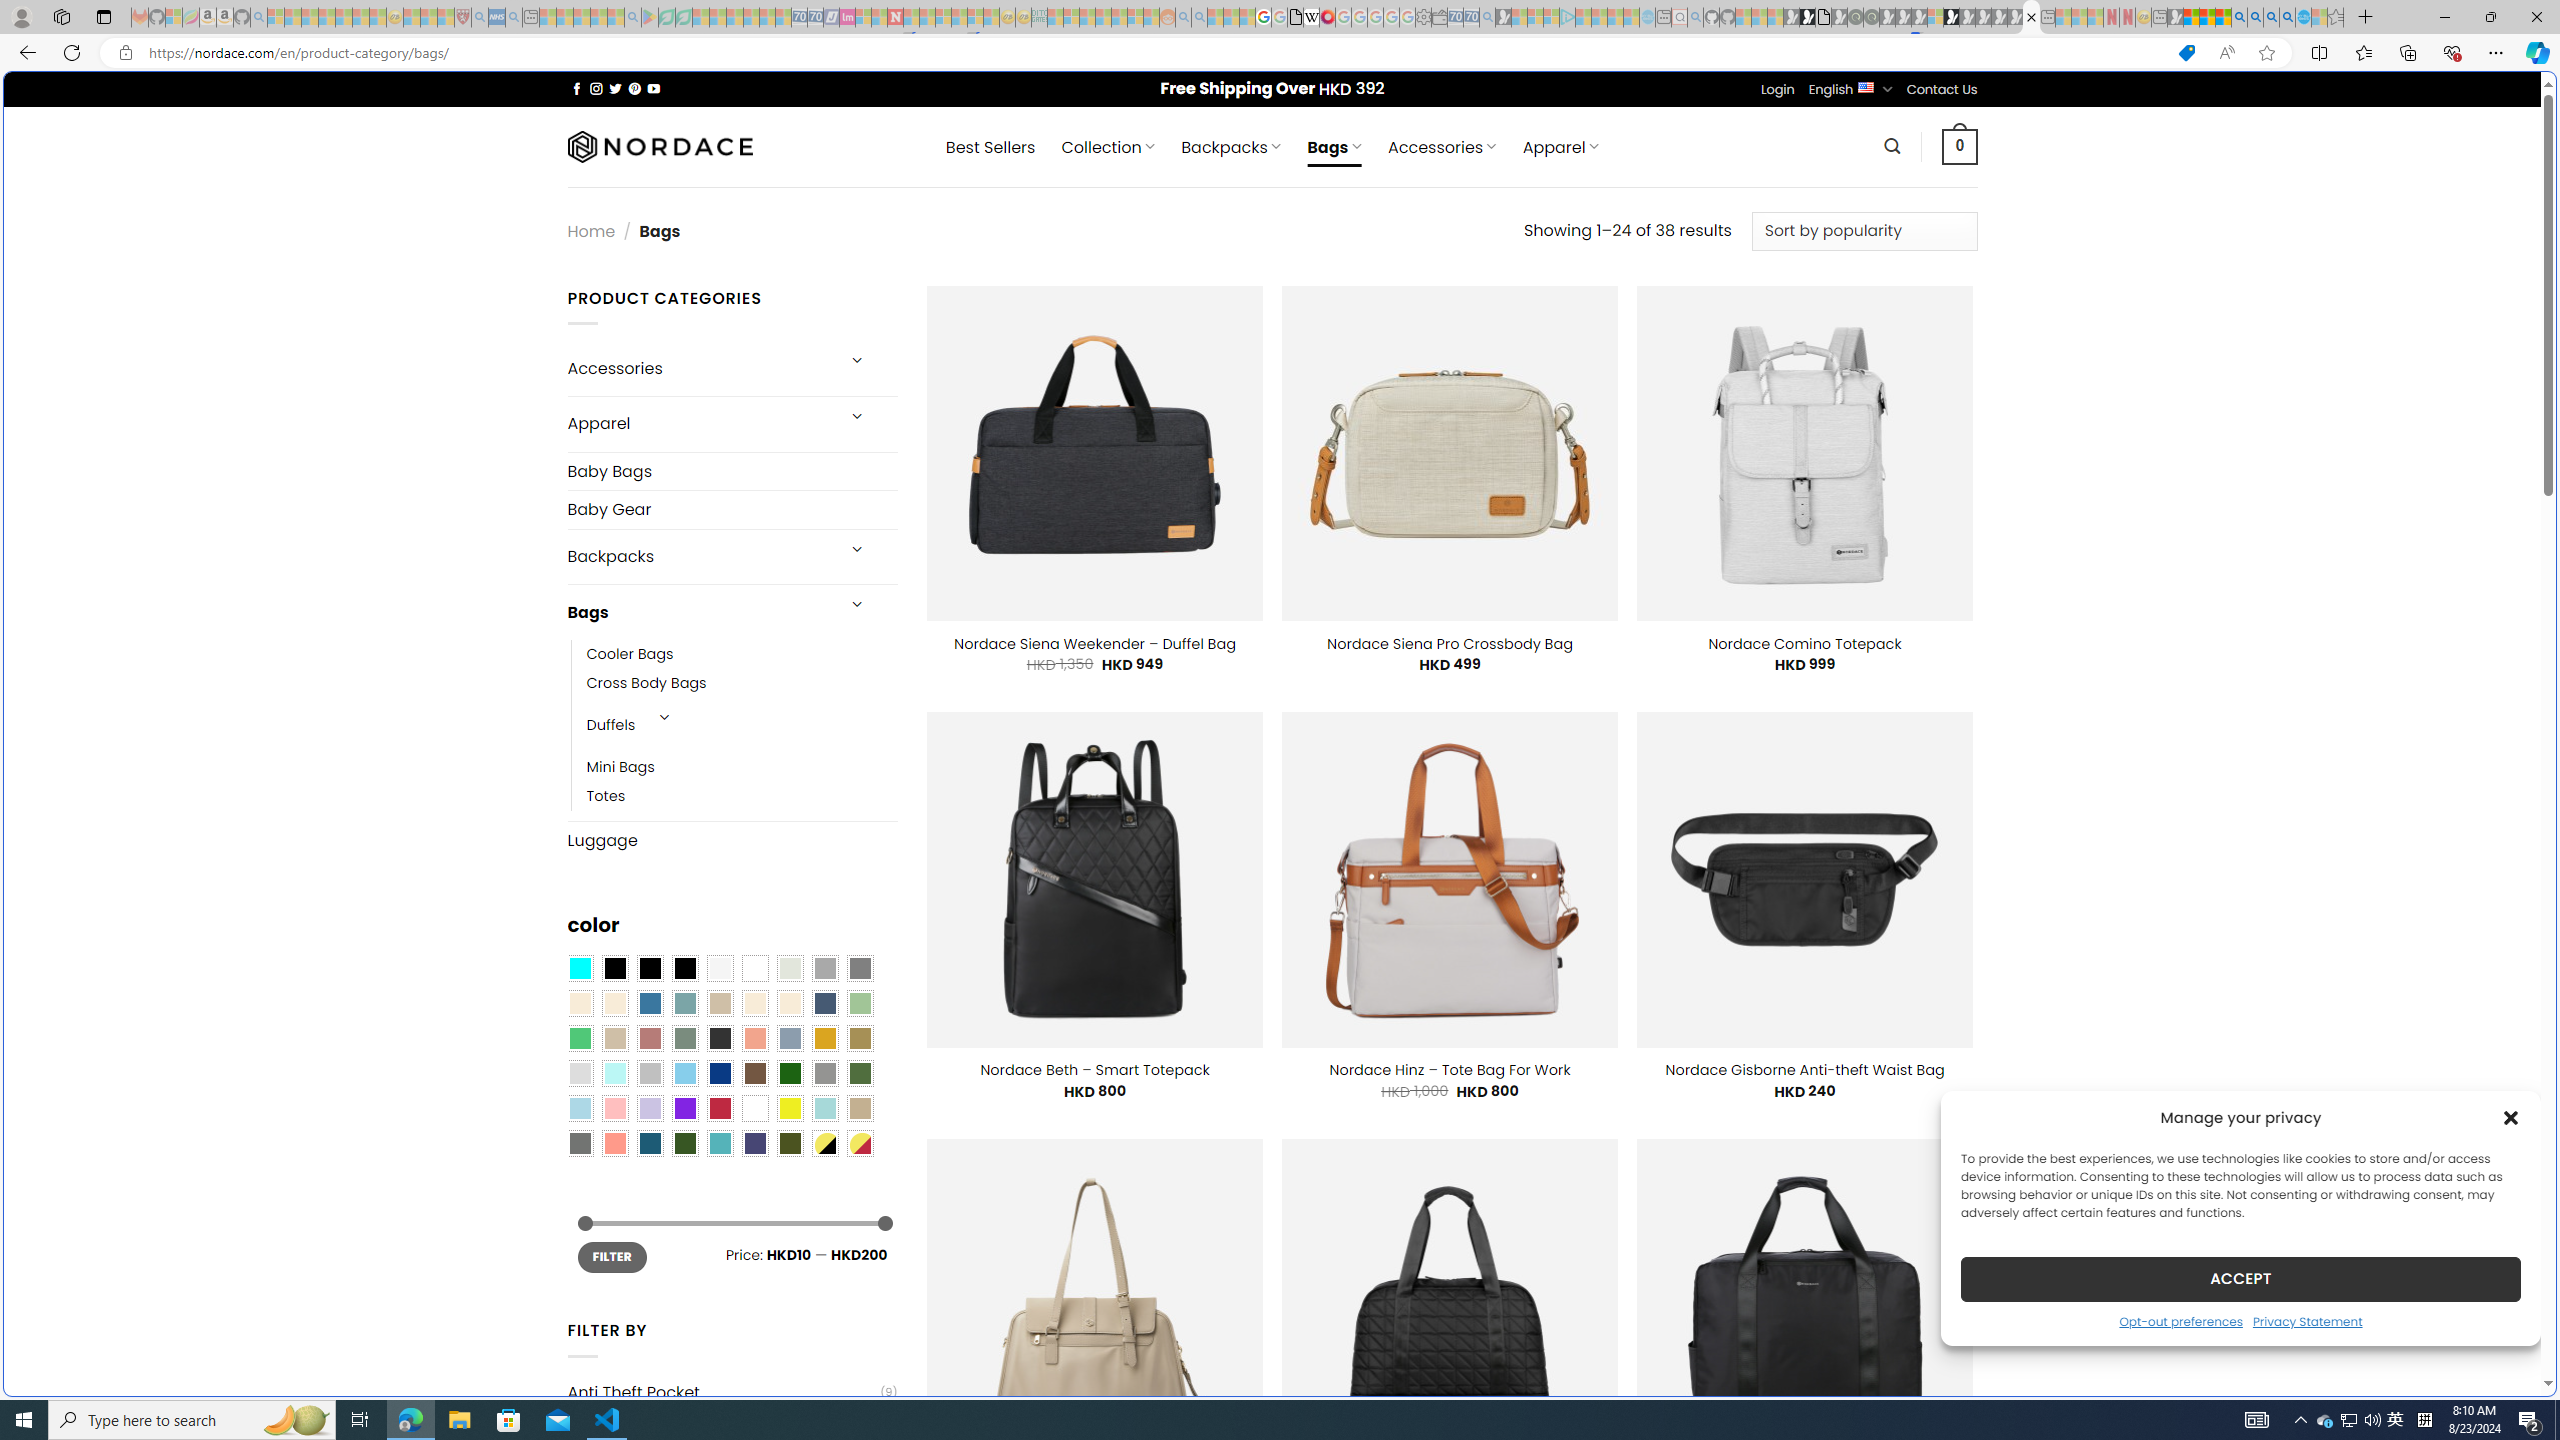  What do you see at coordinates (649, 1037) in the screenshot?
I see `'Rose'` at bounding box center [649, 1037].